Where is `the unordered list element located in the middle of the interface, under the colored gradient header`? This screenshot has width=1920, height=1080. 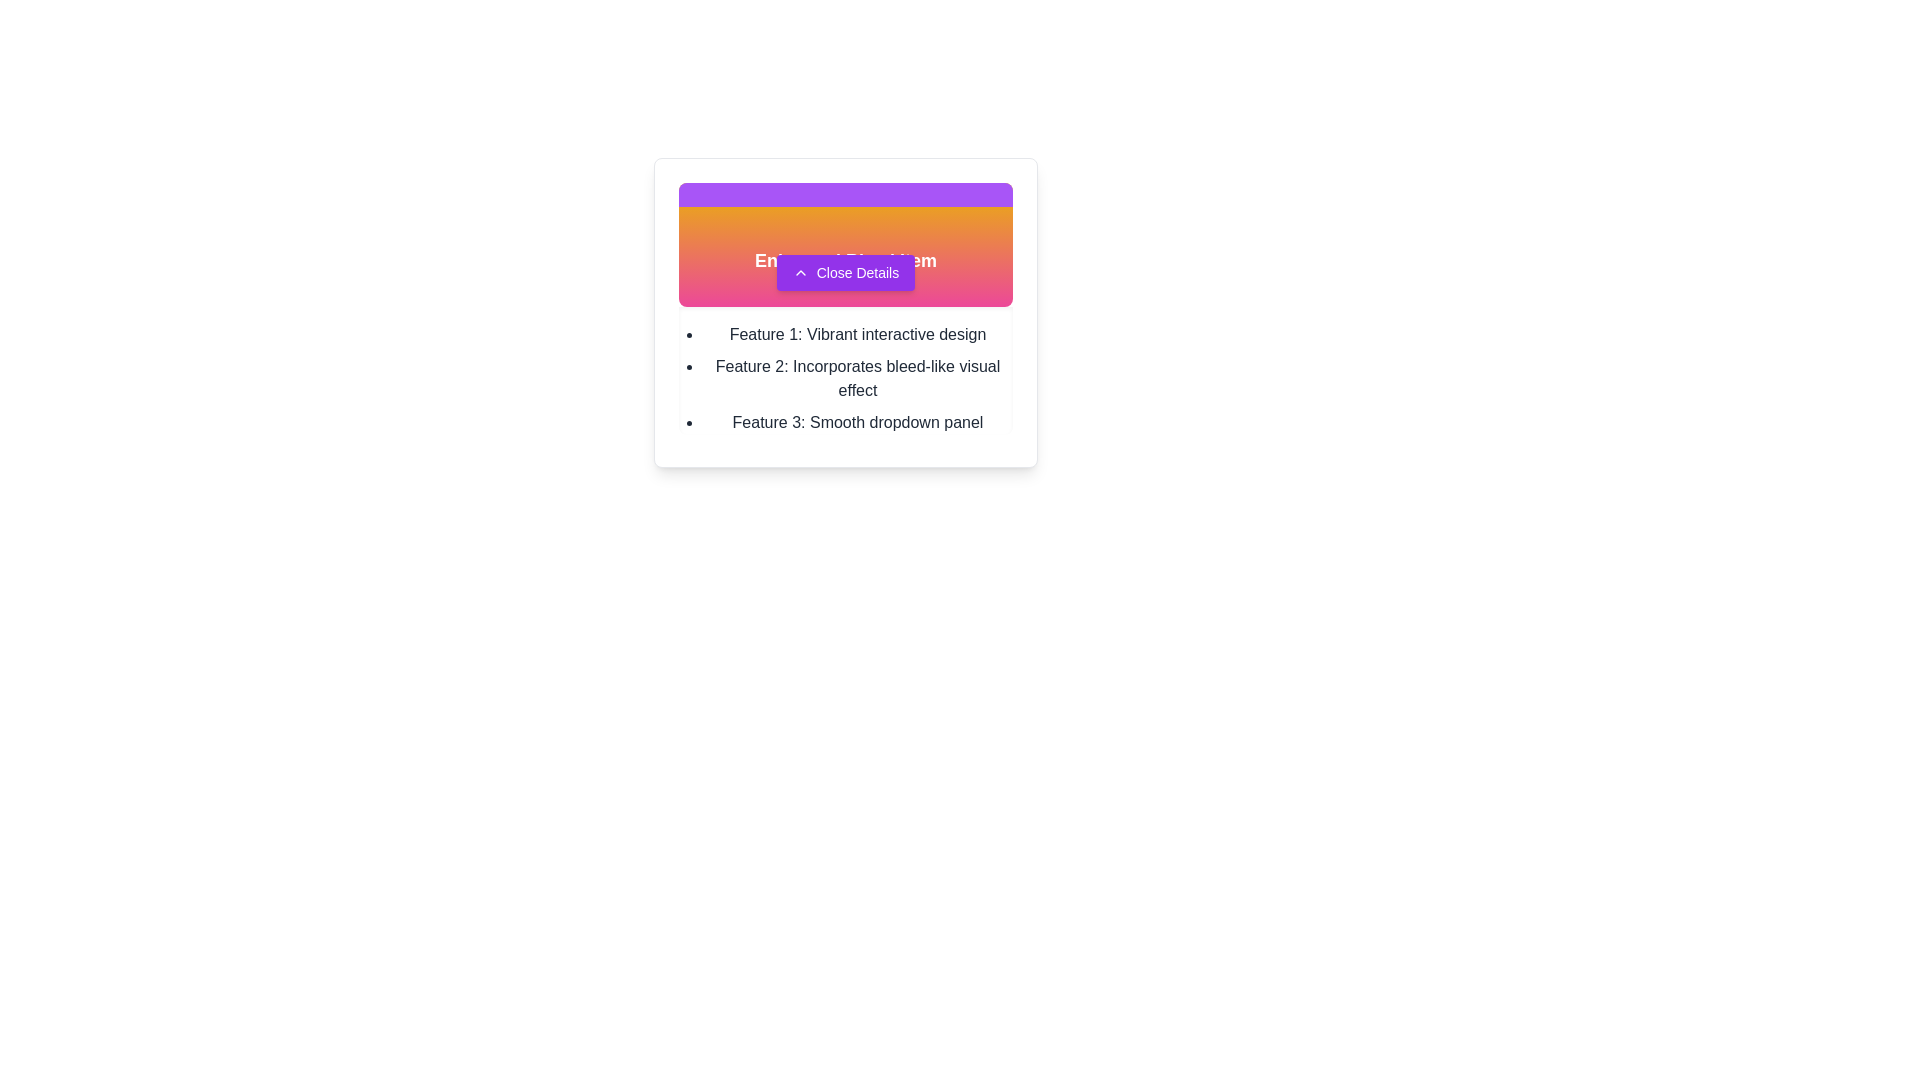 the unordered list element located in the middle of the interface, under the colored gradient header is located at coordinates (845, 378).